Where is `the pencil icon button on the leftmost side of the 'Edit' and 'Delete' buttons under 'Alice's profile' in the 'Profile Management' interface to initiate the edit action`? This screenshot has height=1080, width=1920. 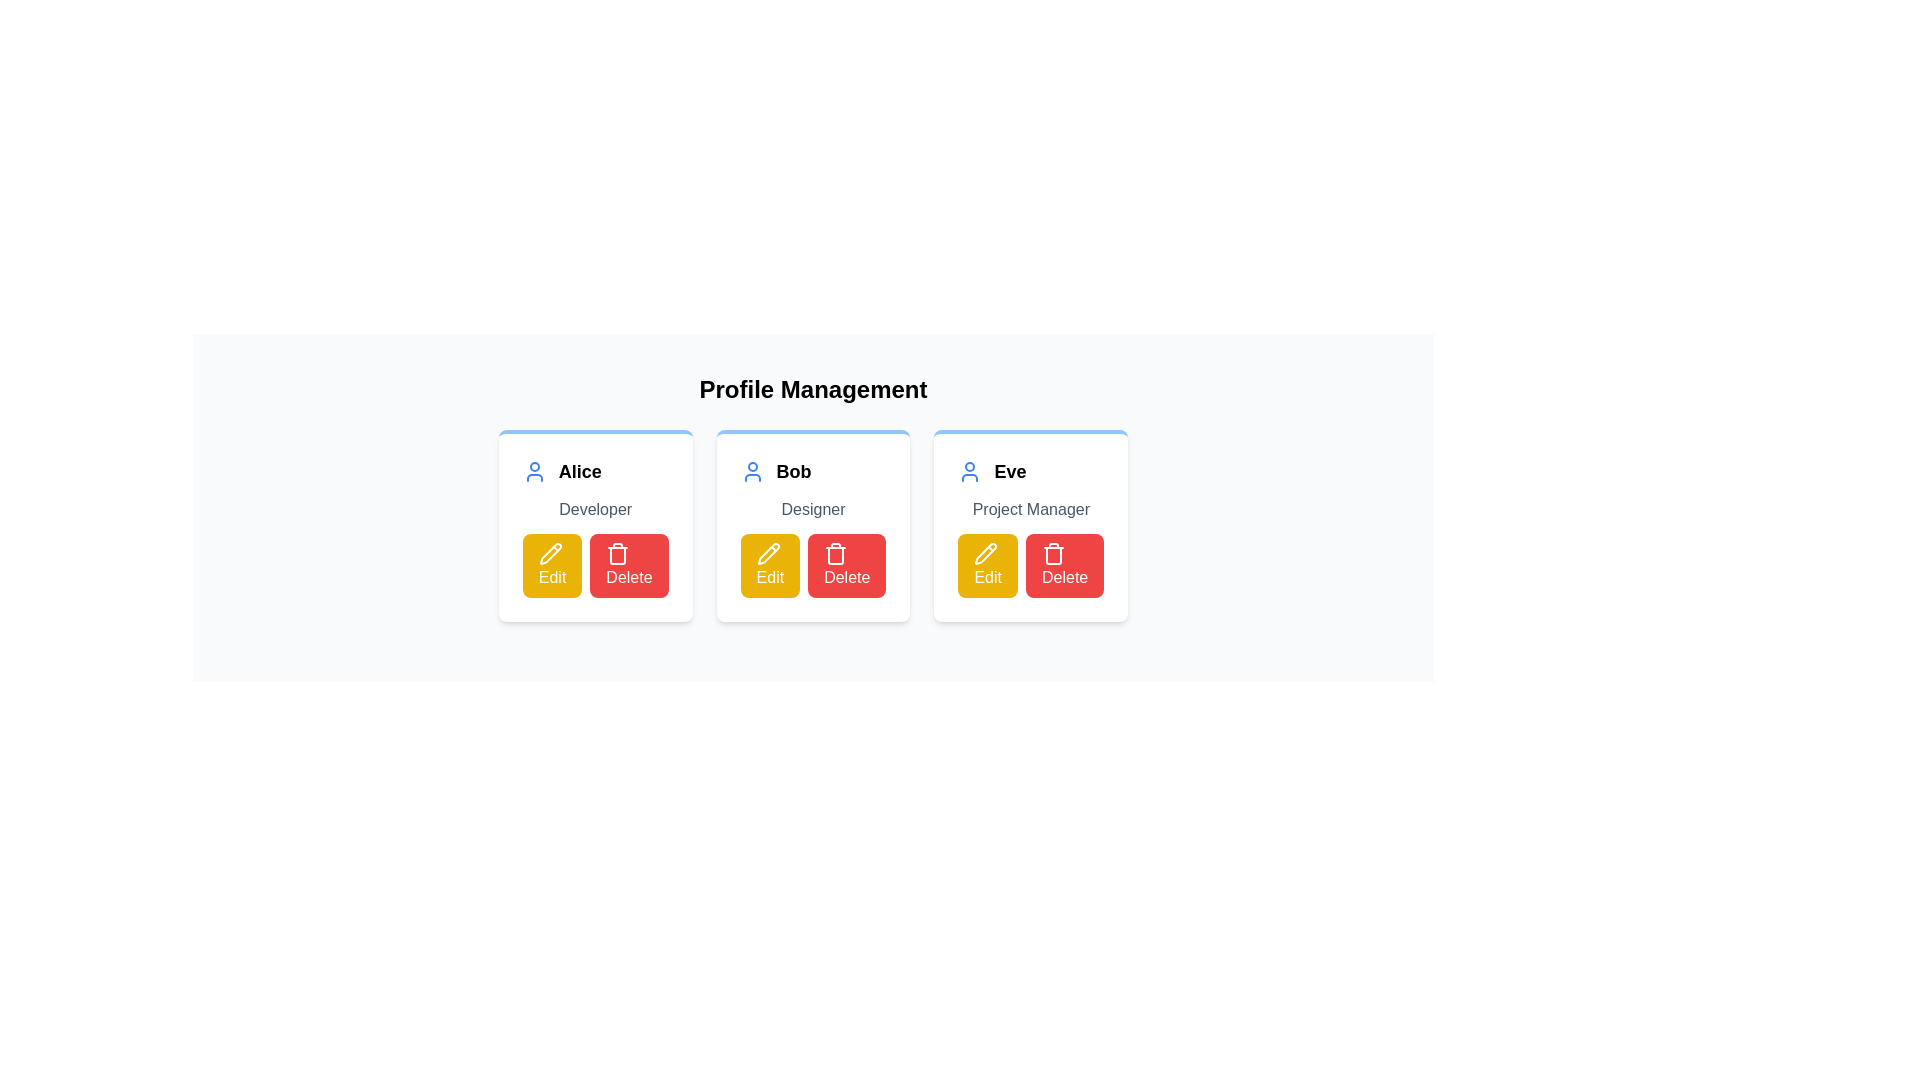
the pencil icon button on the leftmost side of the 'Edit' and 'Delete' buttons under 'Alice's profile' in the 'Profile Management' interface to initiate the edit action is located at coordinates (550, 554).